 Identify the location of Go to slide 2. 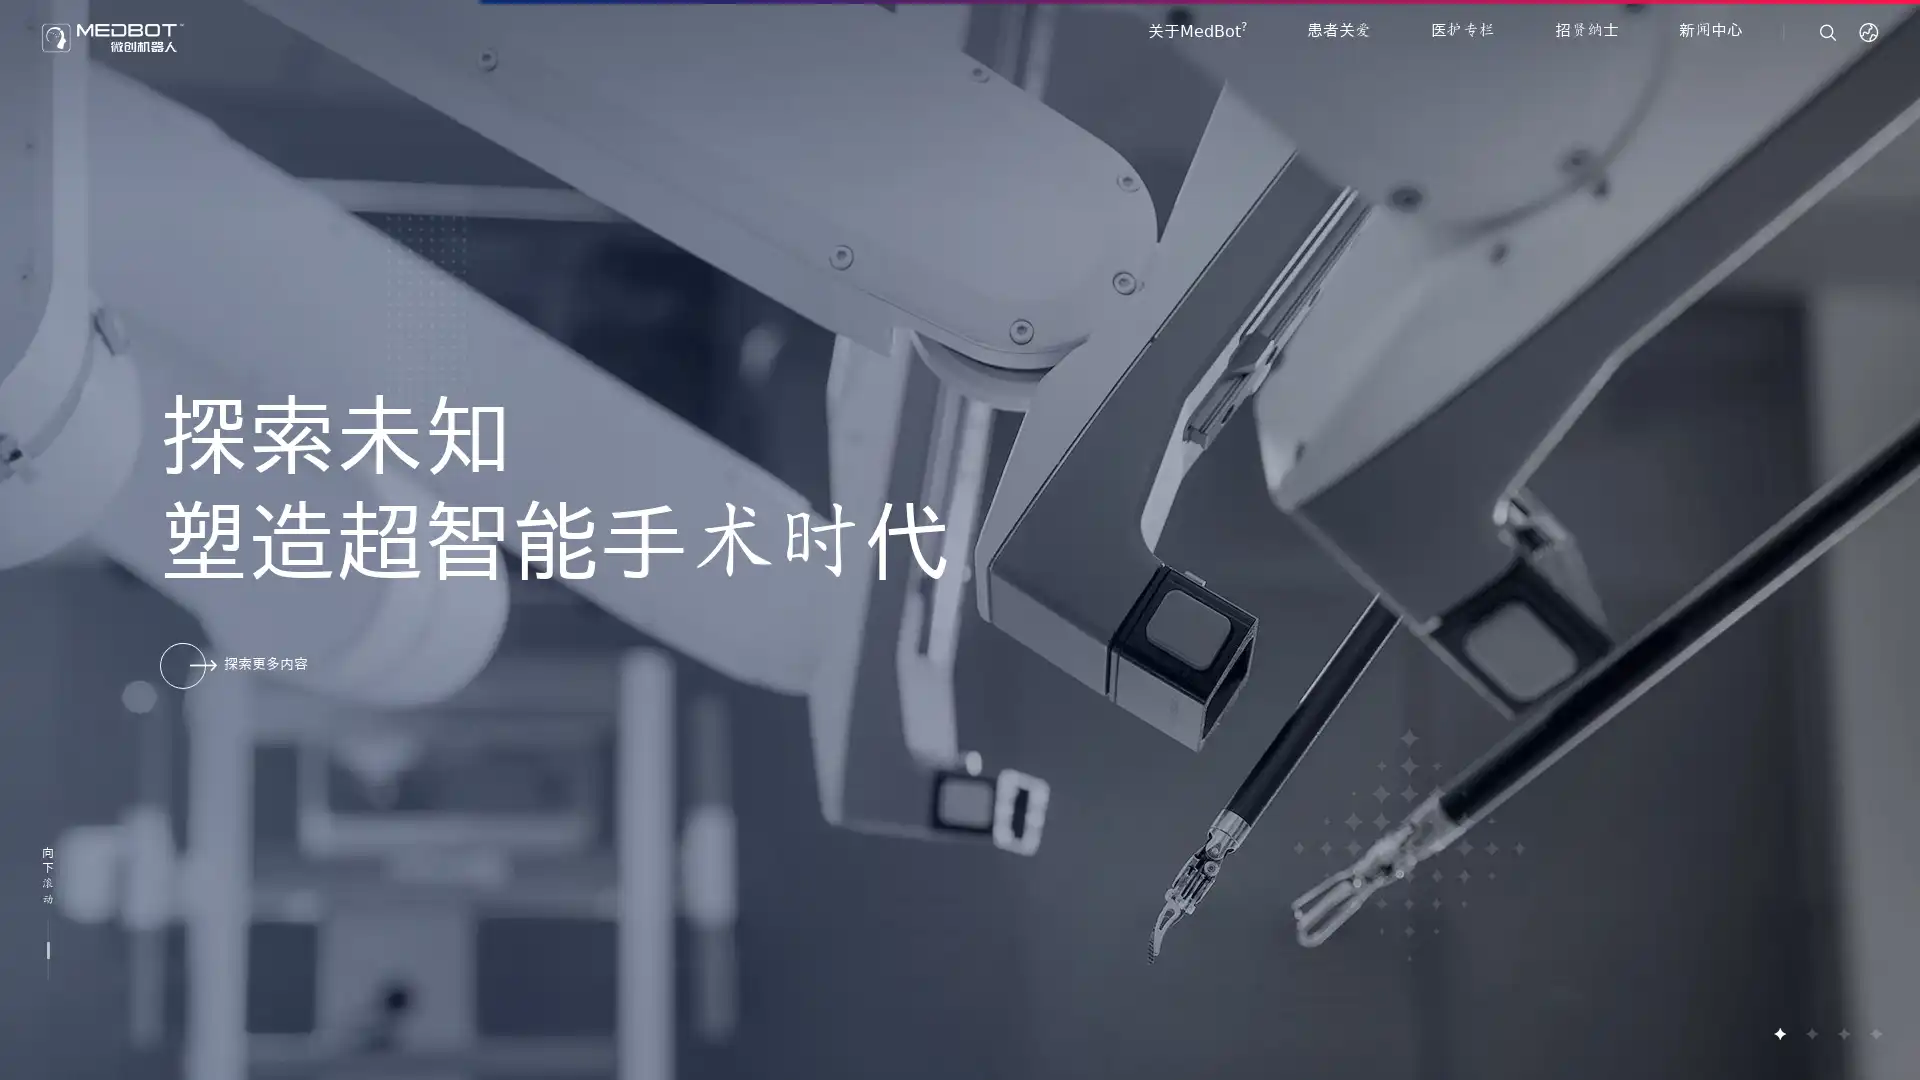
(1810, 1033).